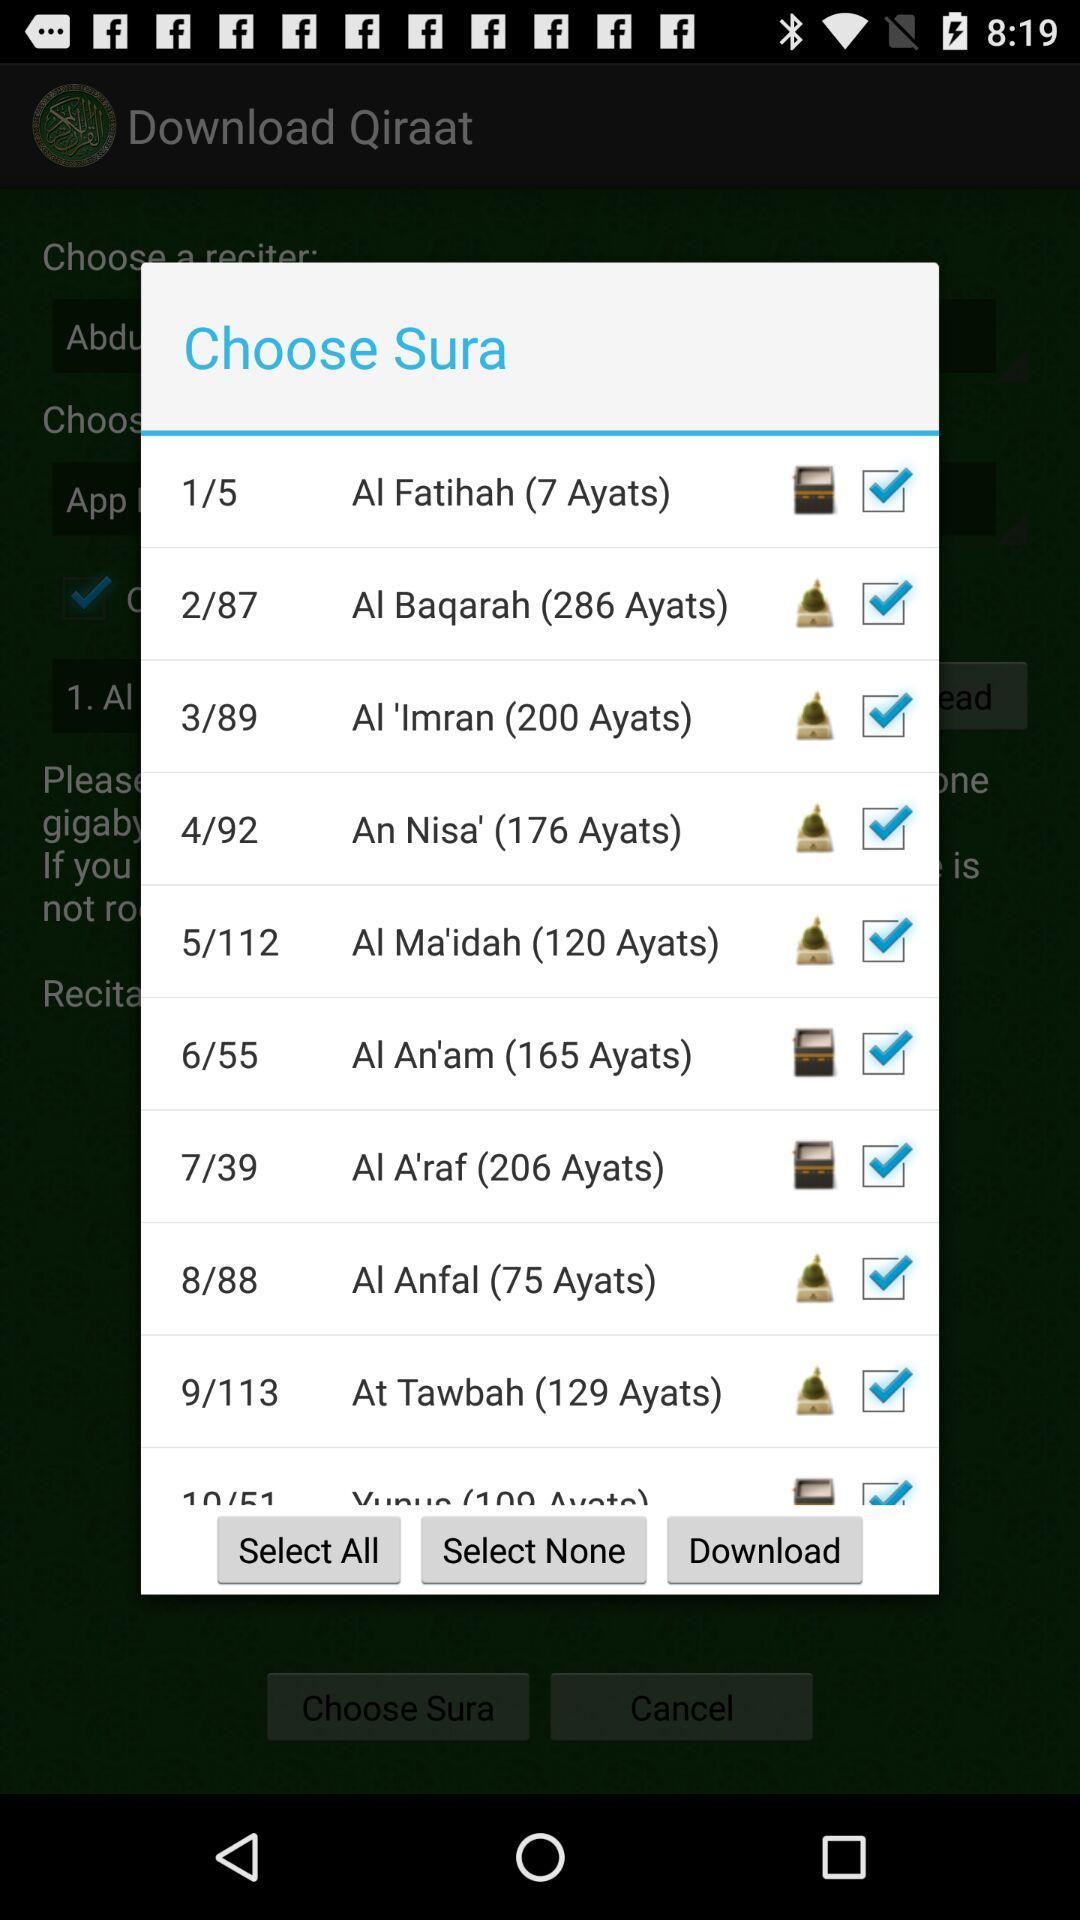 The image size is (1080, 1920). I want to click on the item above select all item, so click(568, 1492).